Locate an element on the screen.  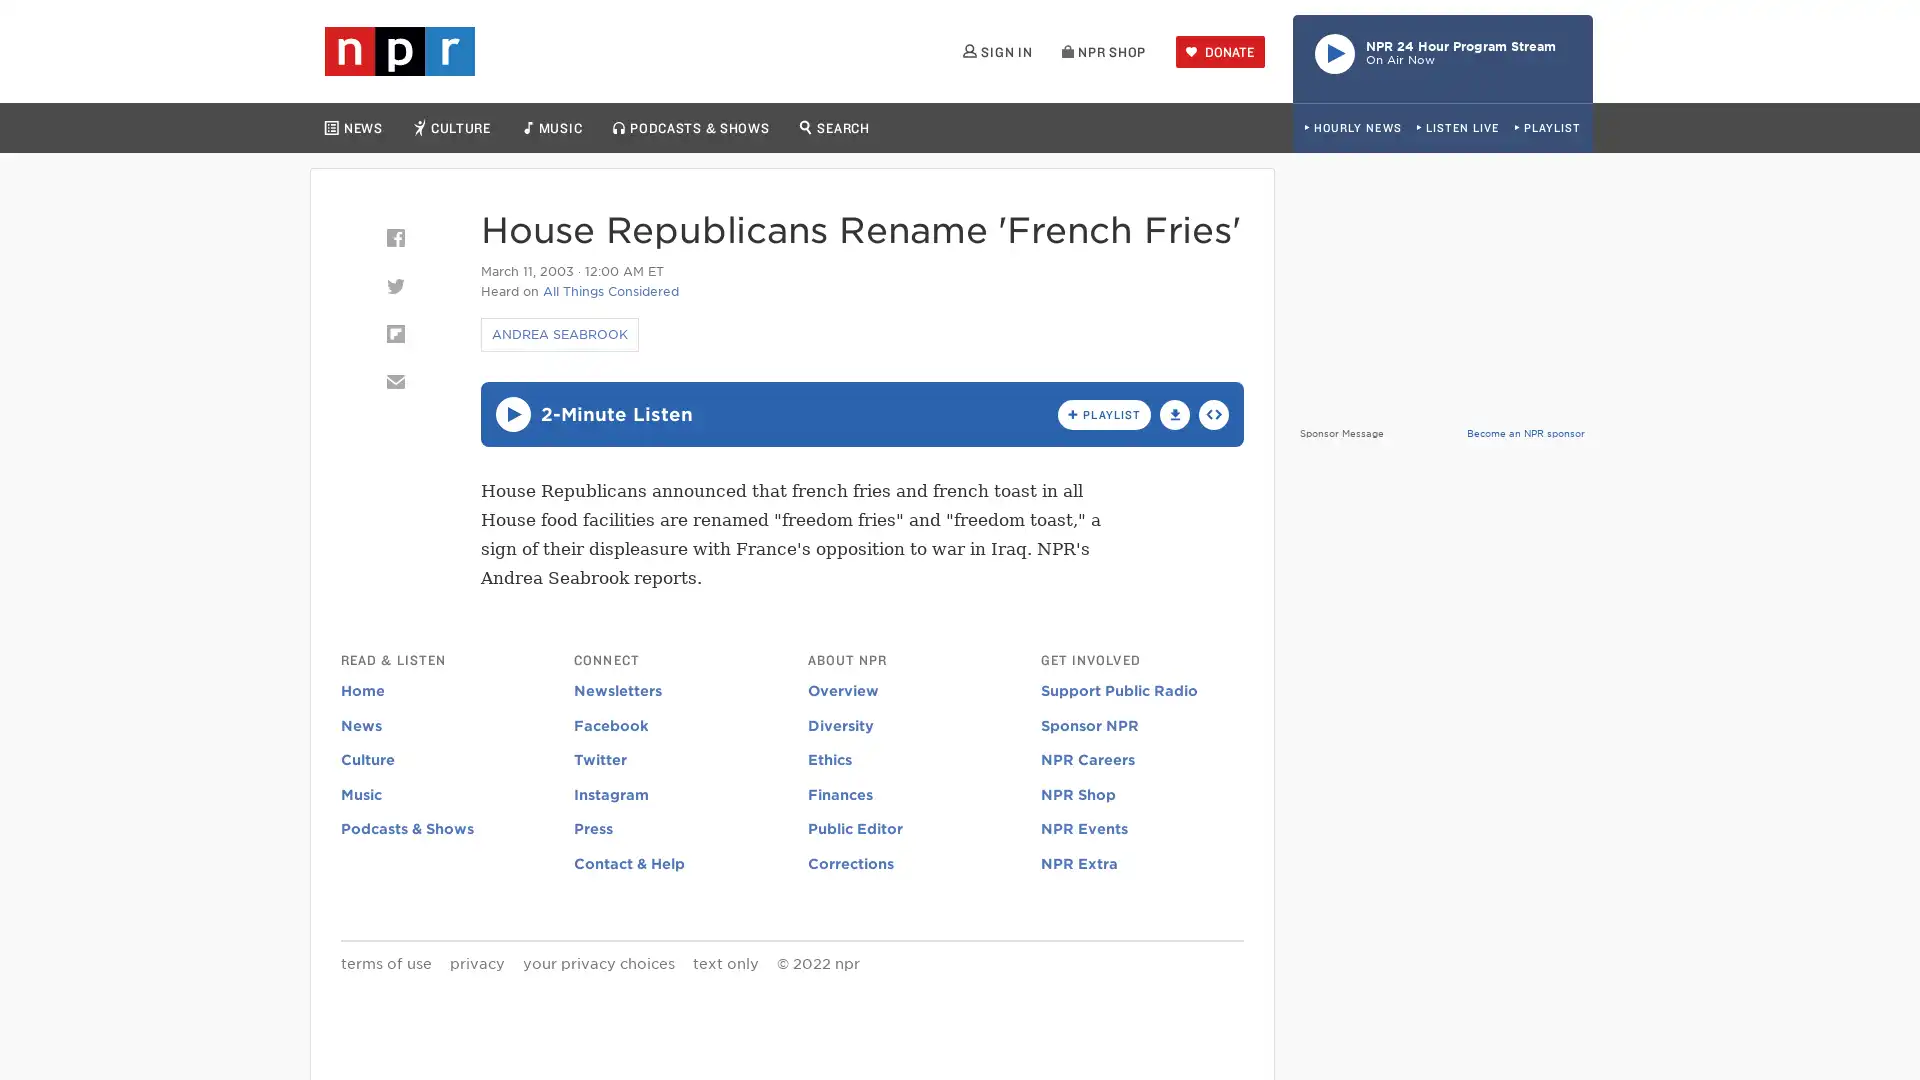
Email is located at coordinates (394, 381).